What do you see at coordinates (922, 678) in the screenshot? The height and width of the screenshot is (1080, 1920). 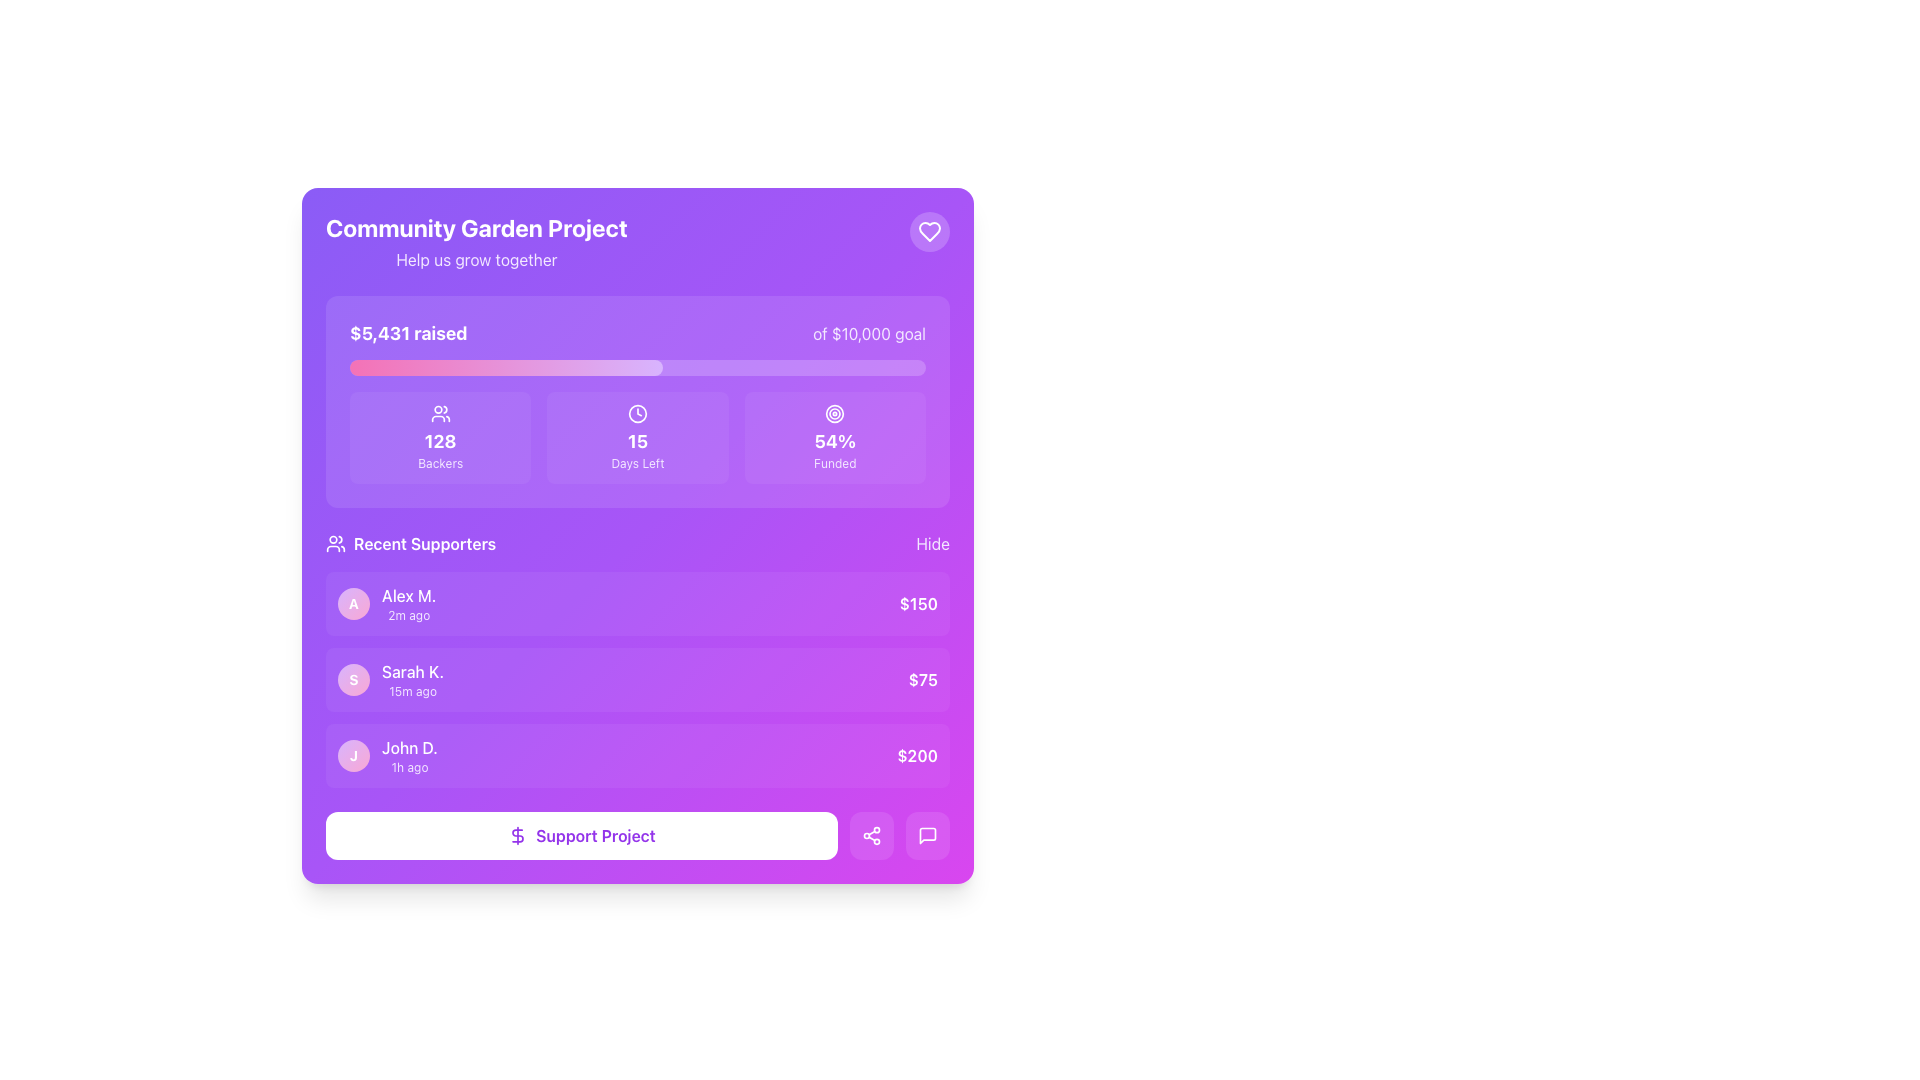 I see `the contribution label/text indicating the amount contributed by the supporter, which is positioned at the far right end of the supporter's record line adjacent to the supporter name and time` at bounding box center [922, 678].